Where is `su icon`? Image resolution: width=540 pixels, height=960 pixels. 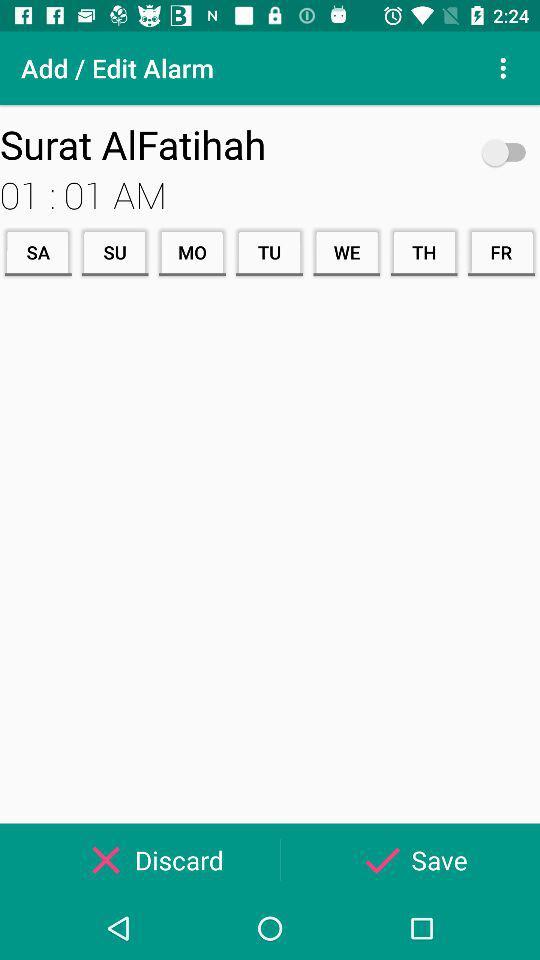 su icon is located at coordinates (115, 251).